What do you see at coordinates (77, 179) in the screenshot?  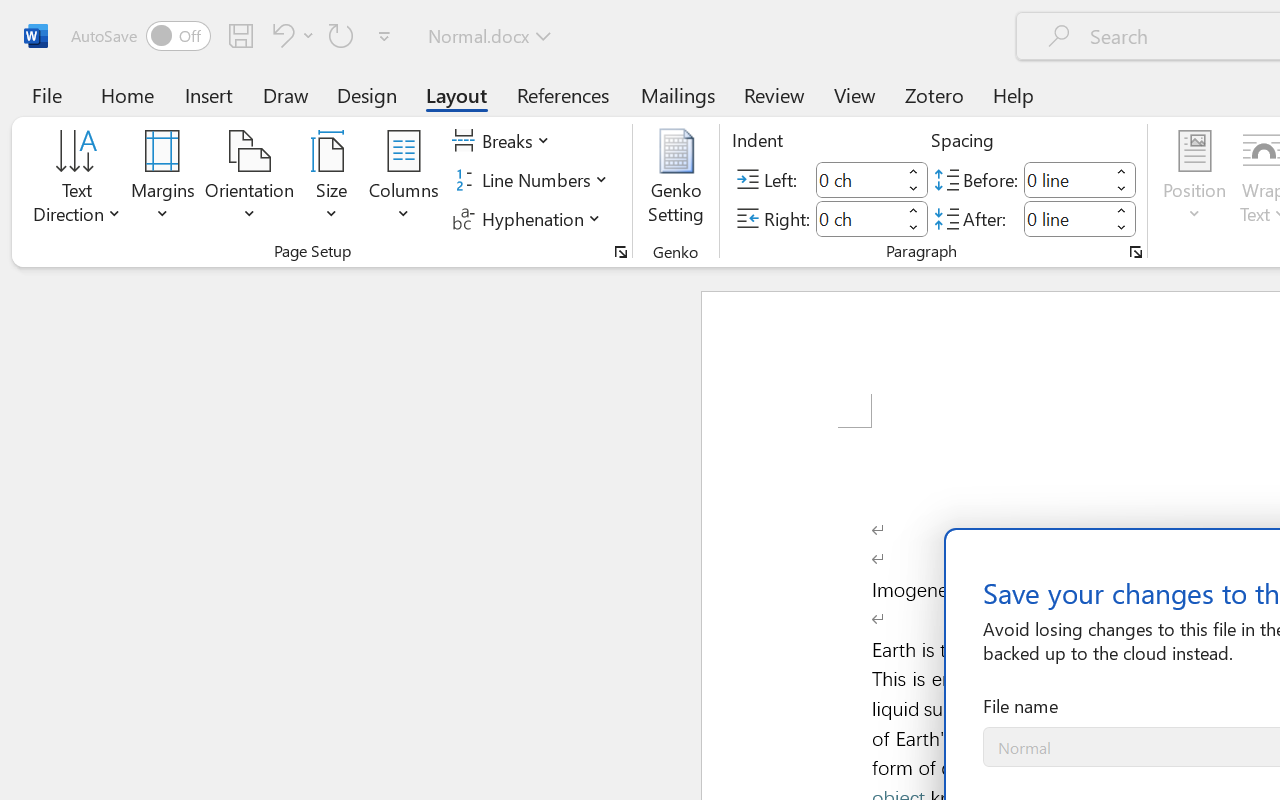 I see `'Text Direction'` at bounding box center [77, 179].